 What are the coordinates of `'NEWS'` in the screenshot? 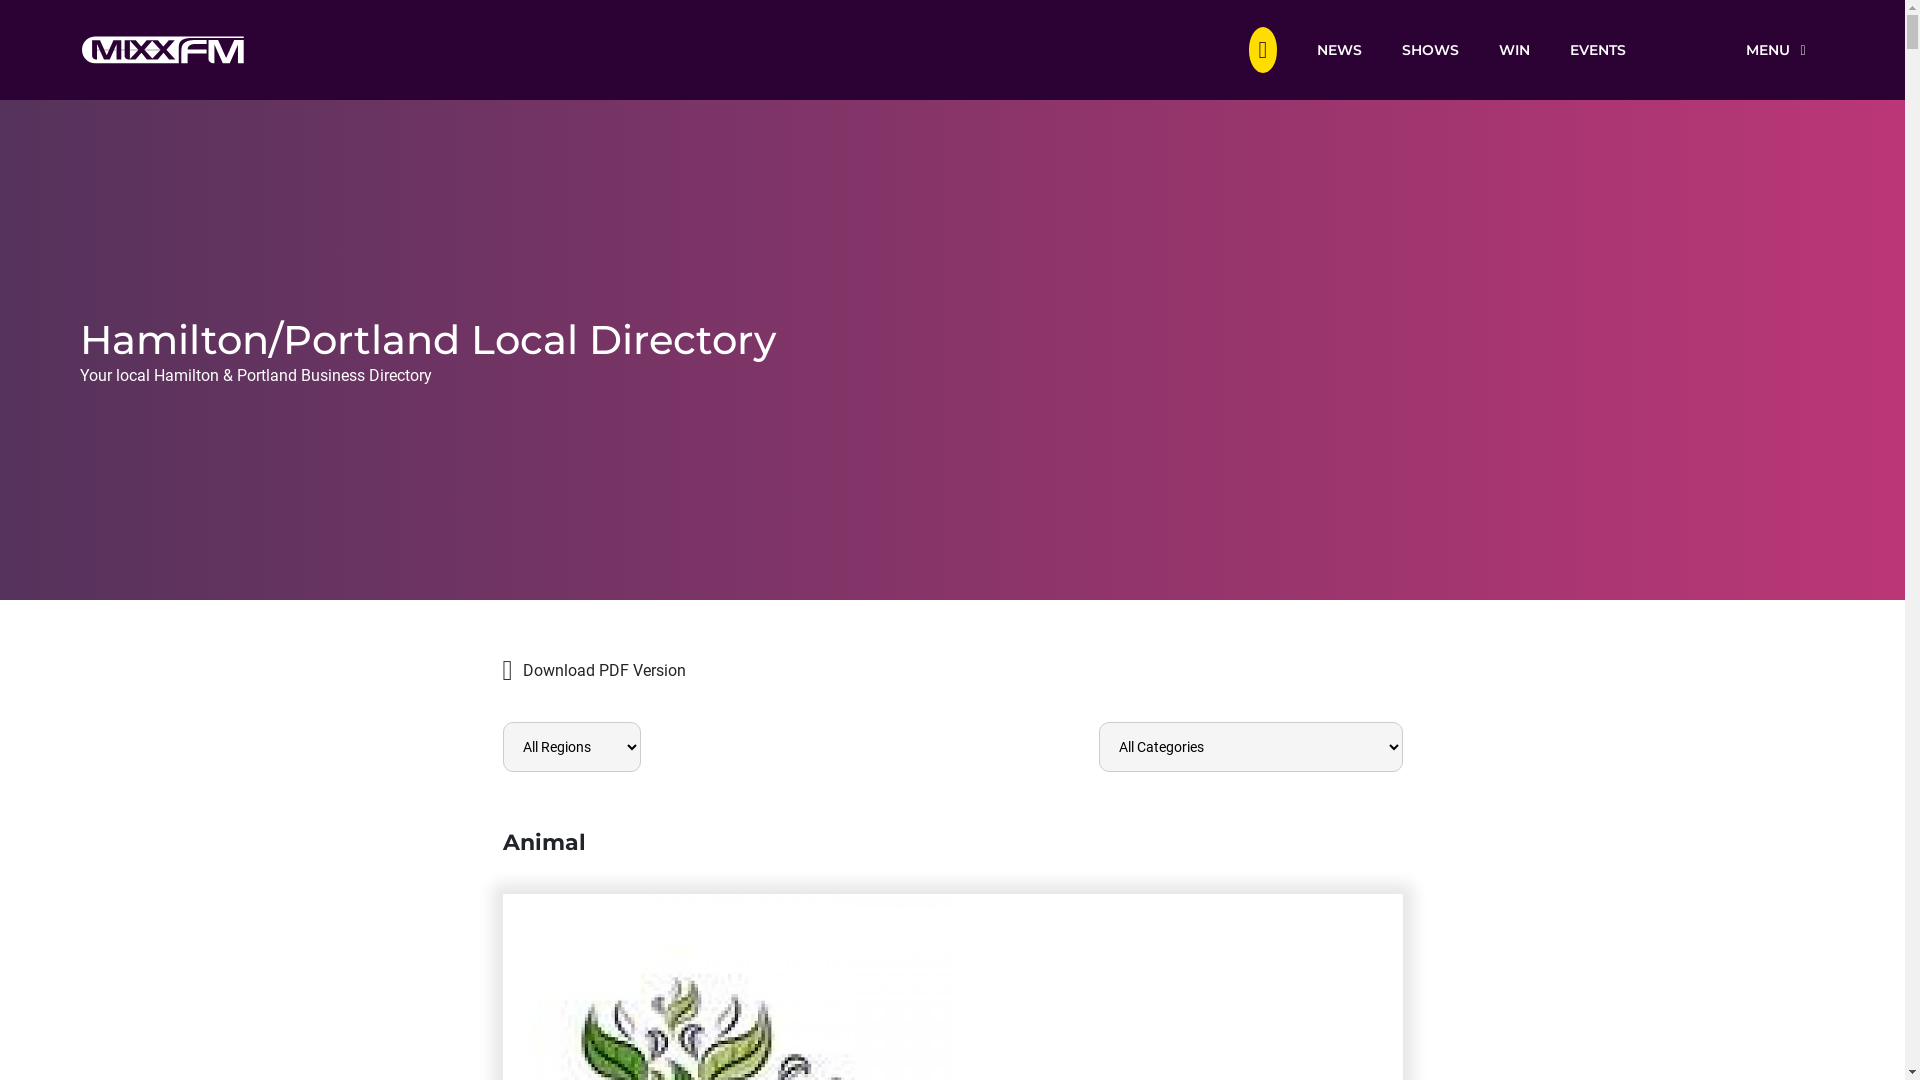 It's located at (1339, 48).